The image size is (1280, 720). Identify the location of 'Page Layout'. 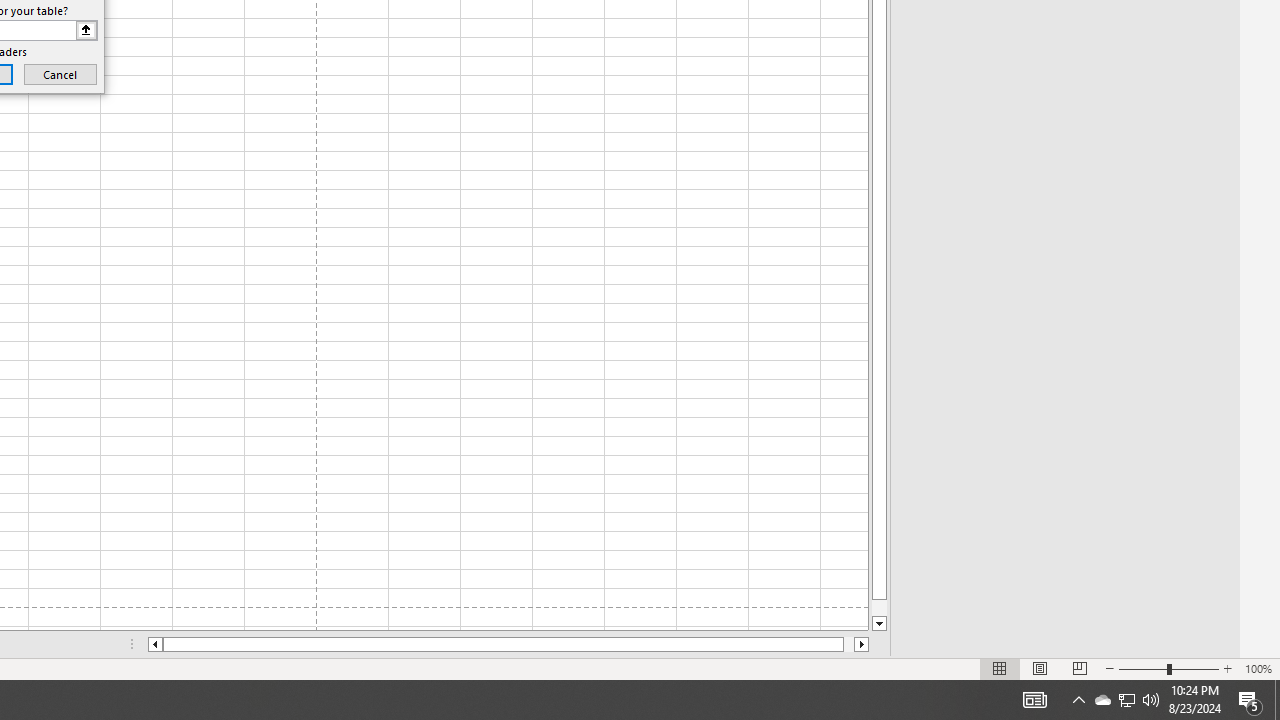
(1040, 669).